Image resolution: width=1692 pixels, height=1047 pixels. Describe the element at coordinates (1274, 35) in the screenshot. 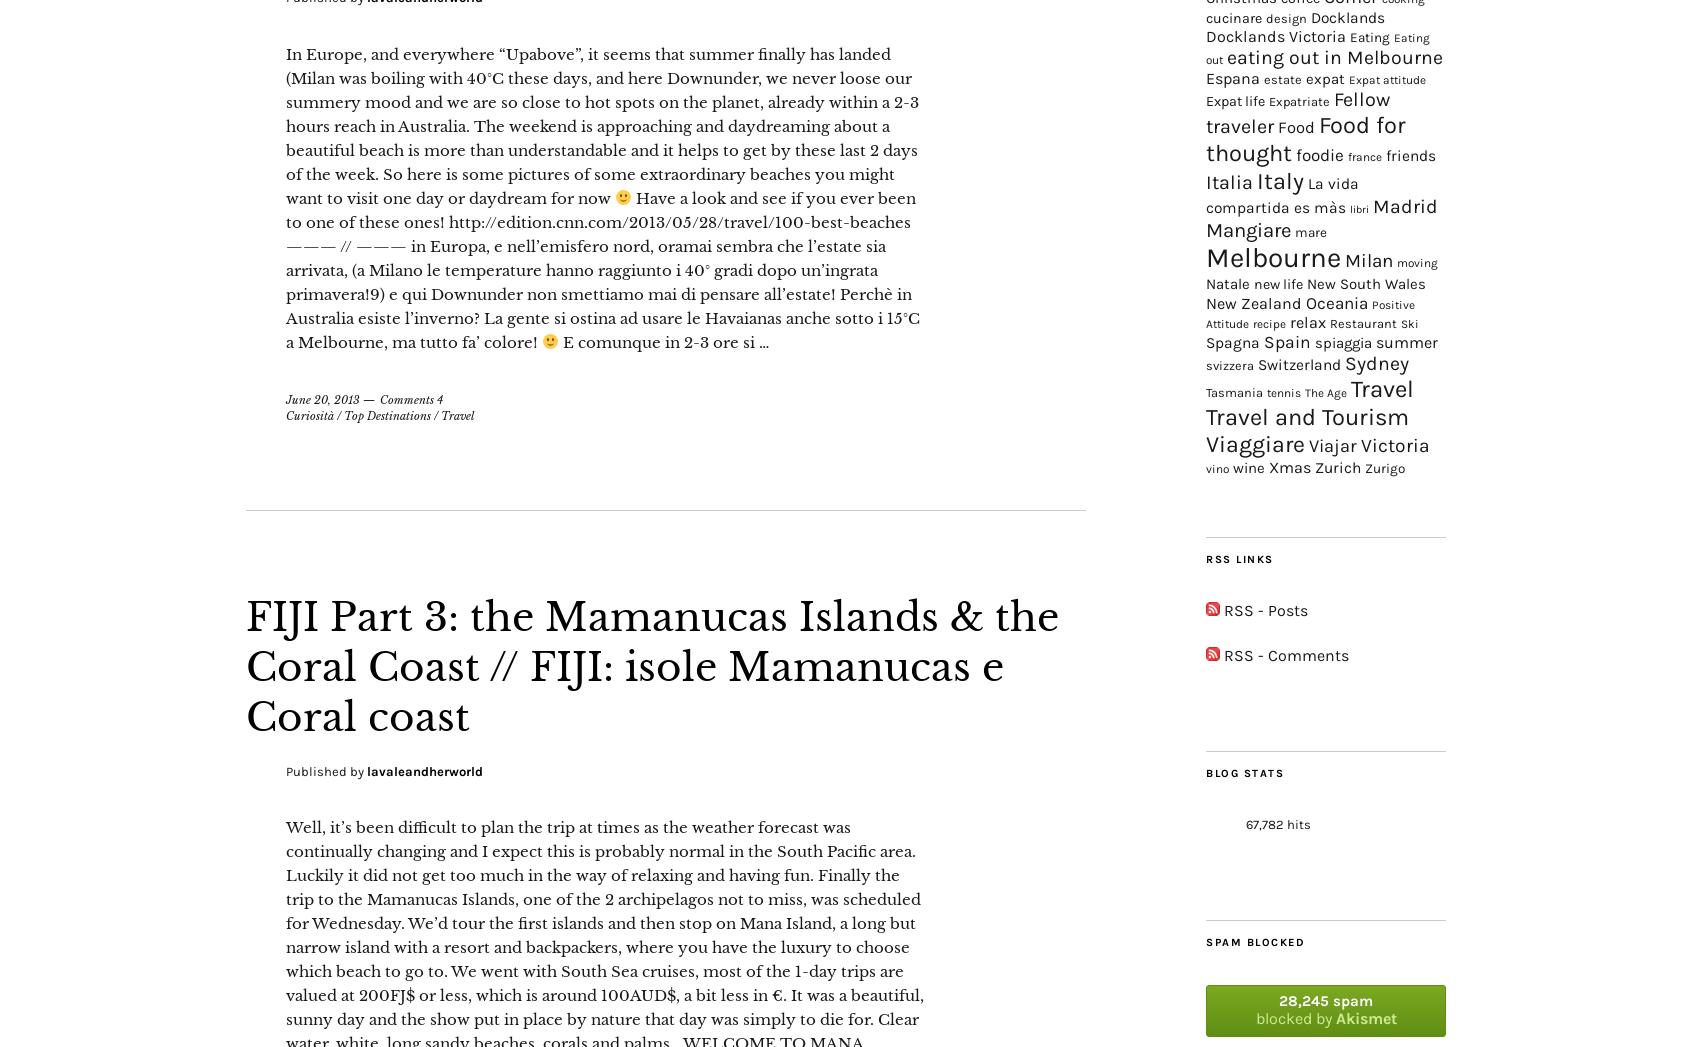

I see `'Docklands Victoria'` at that location.